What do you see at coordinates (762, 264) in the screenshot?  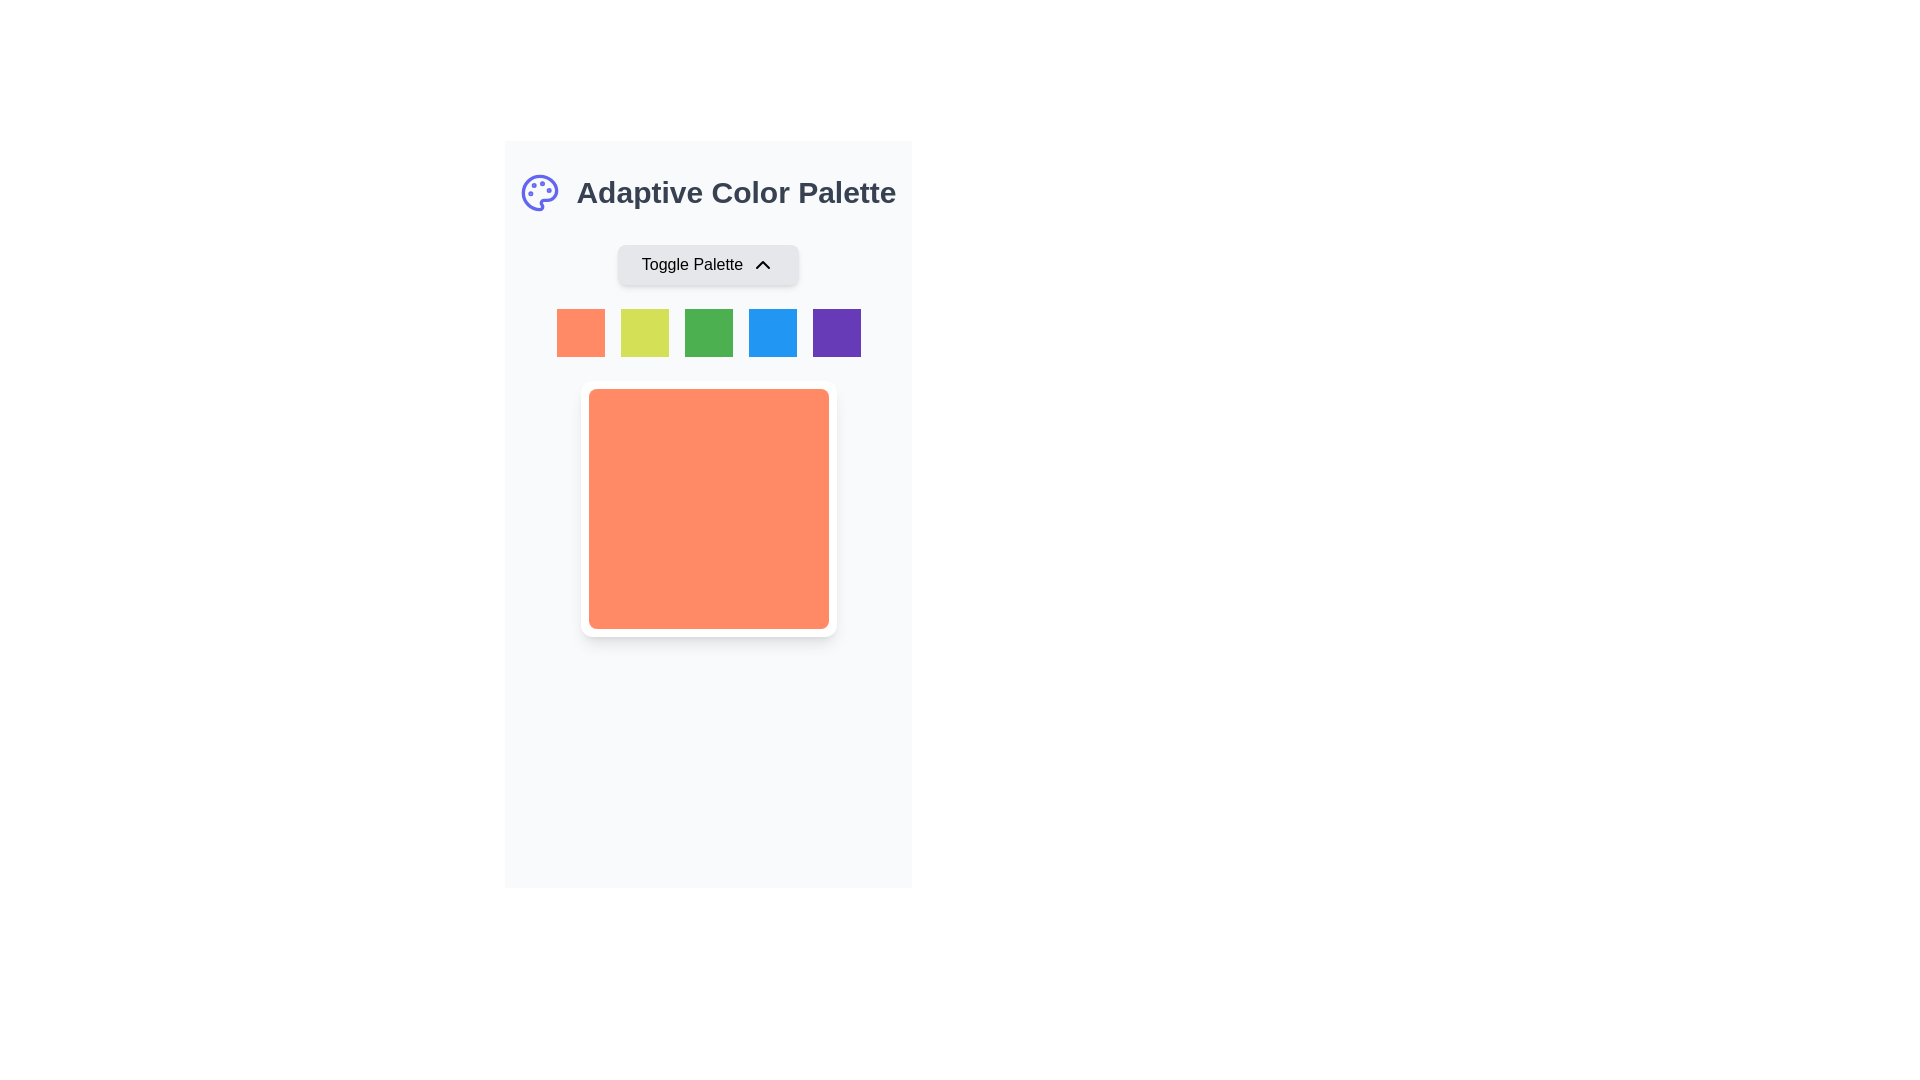 I see `the chevron icon that indicates collapsing or expanding the 'Toggle Palette' section, located adjacent to the right edge of the 'Toggle Palette' text` at bounding box center [762, 264].